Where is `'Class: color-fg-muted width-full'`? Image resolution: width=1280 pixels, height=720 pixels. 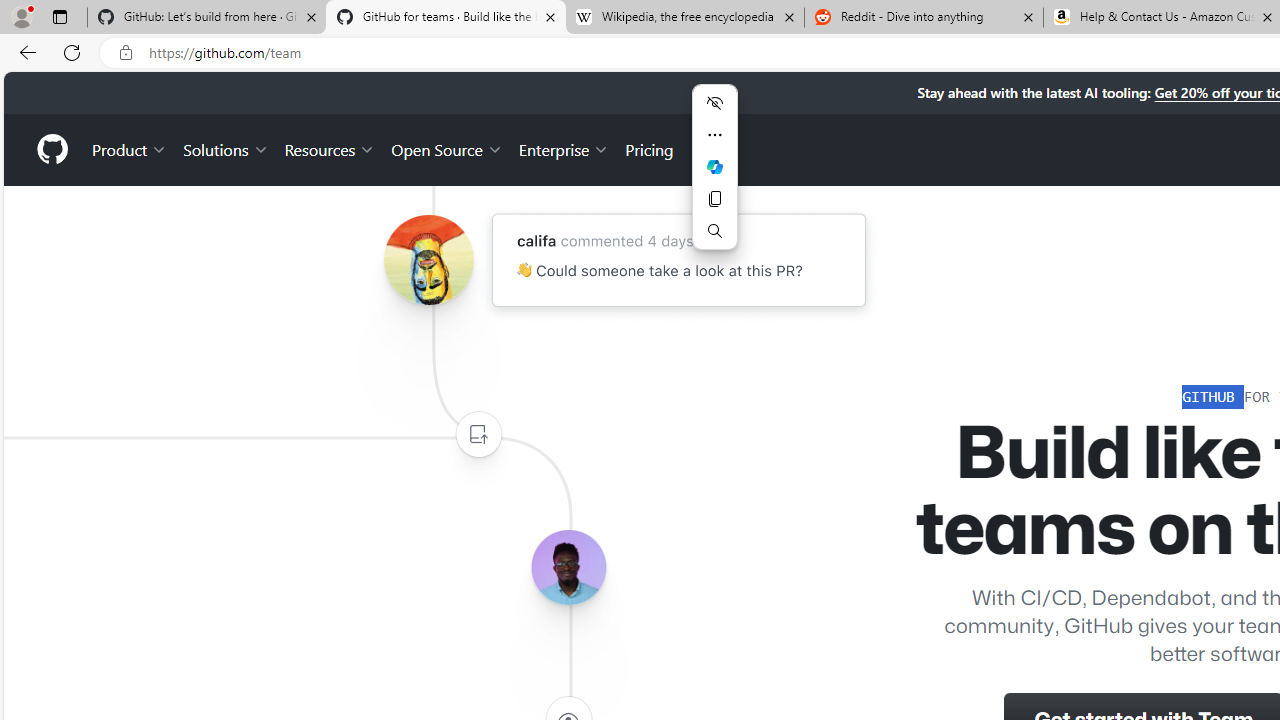 'Class: color-fg-muted width-full' is located at coordinates (477, 433).